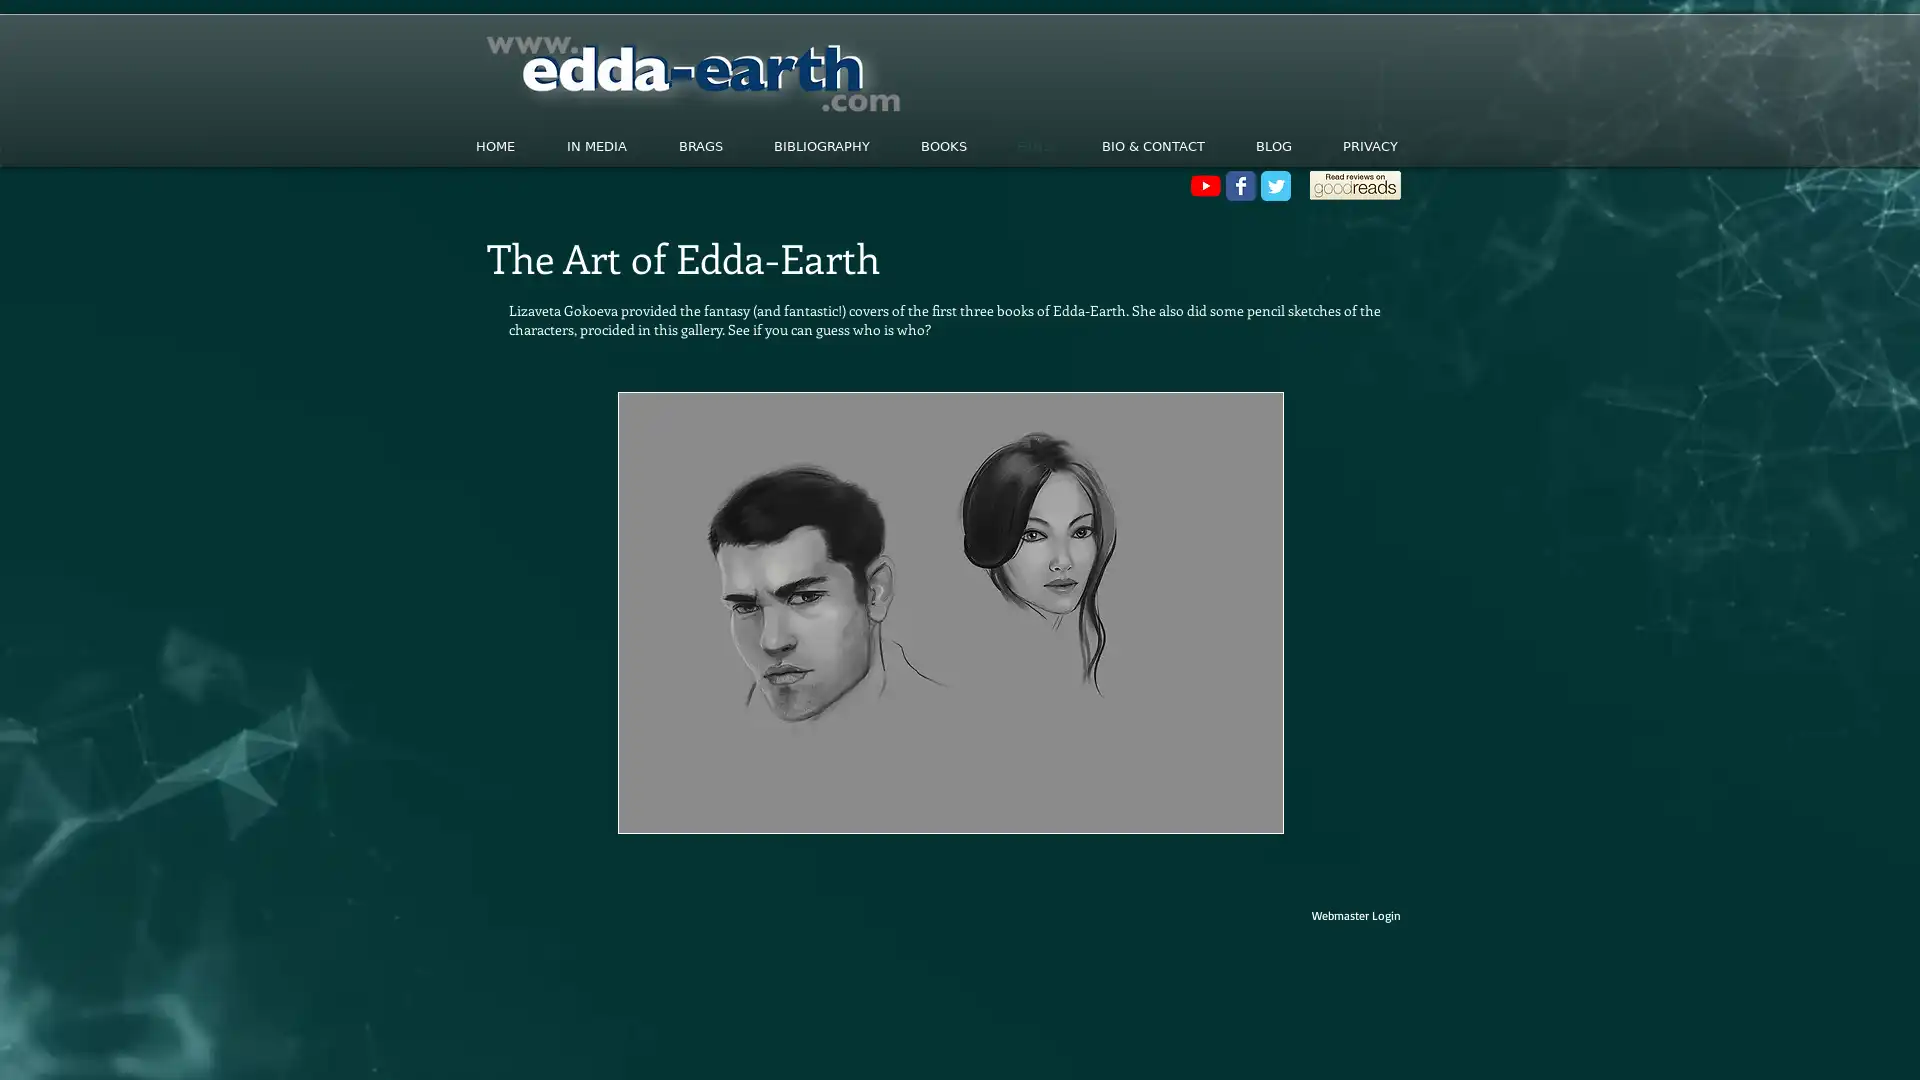  I want to click on Cookie Settings, so click(1703, 1044).